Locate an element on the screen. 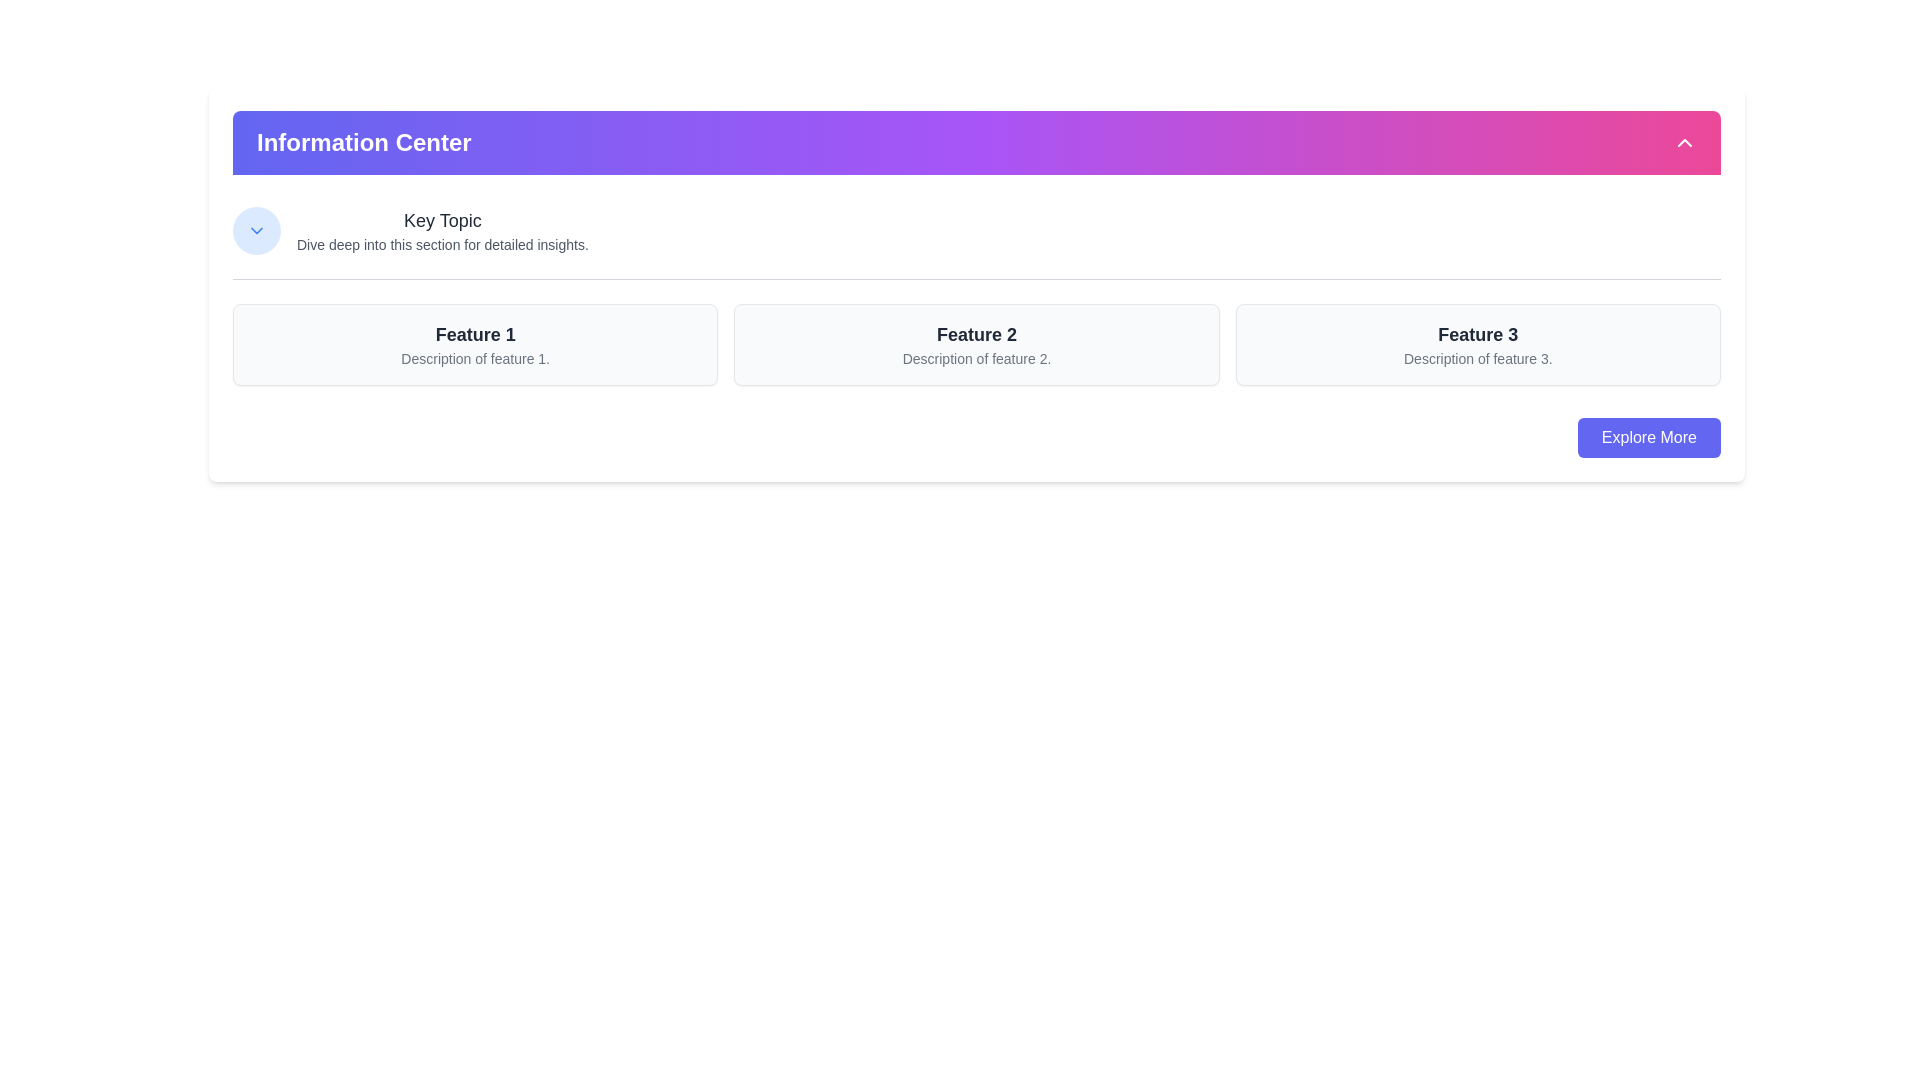 This screenshot has height=1080, width=1920. the Card Component located in the middle of the grid layout is located at coordinates (977, 343).